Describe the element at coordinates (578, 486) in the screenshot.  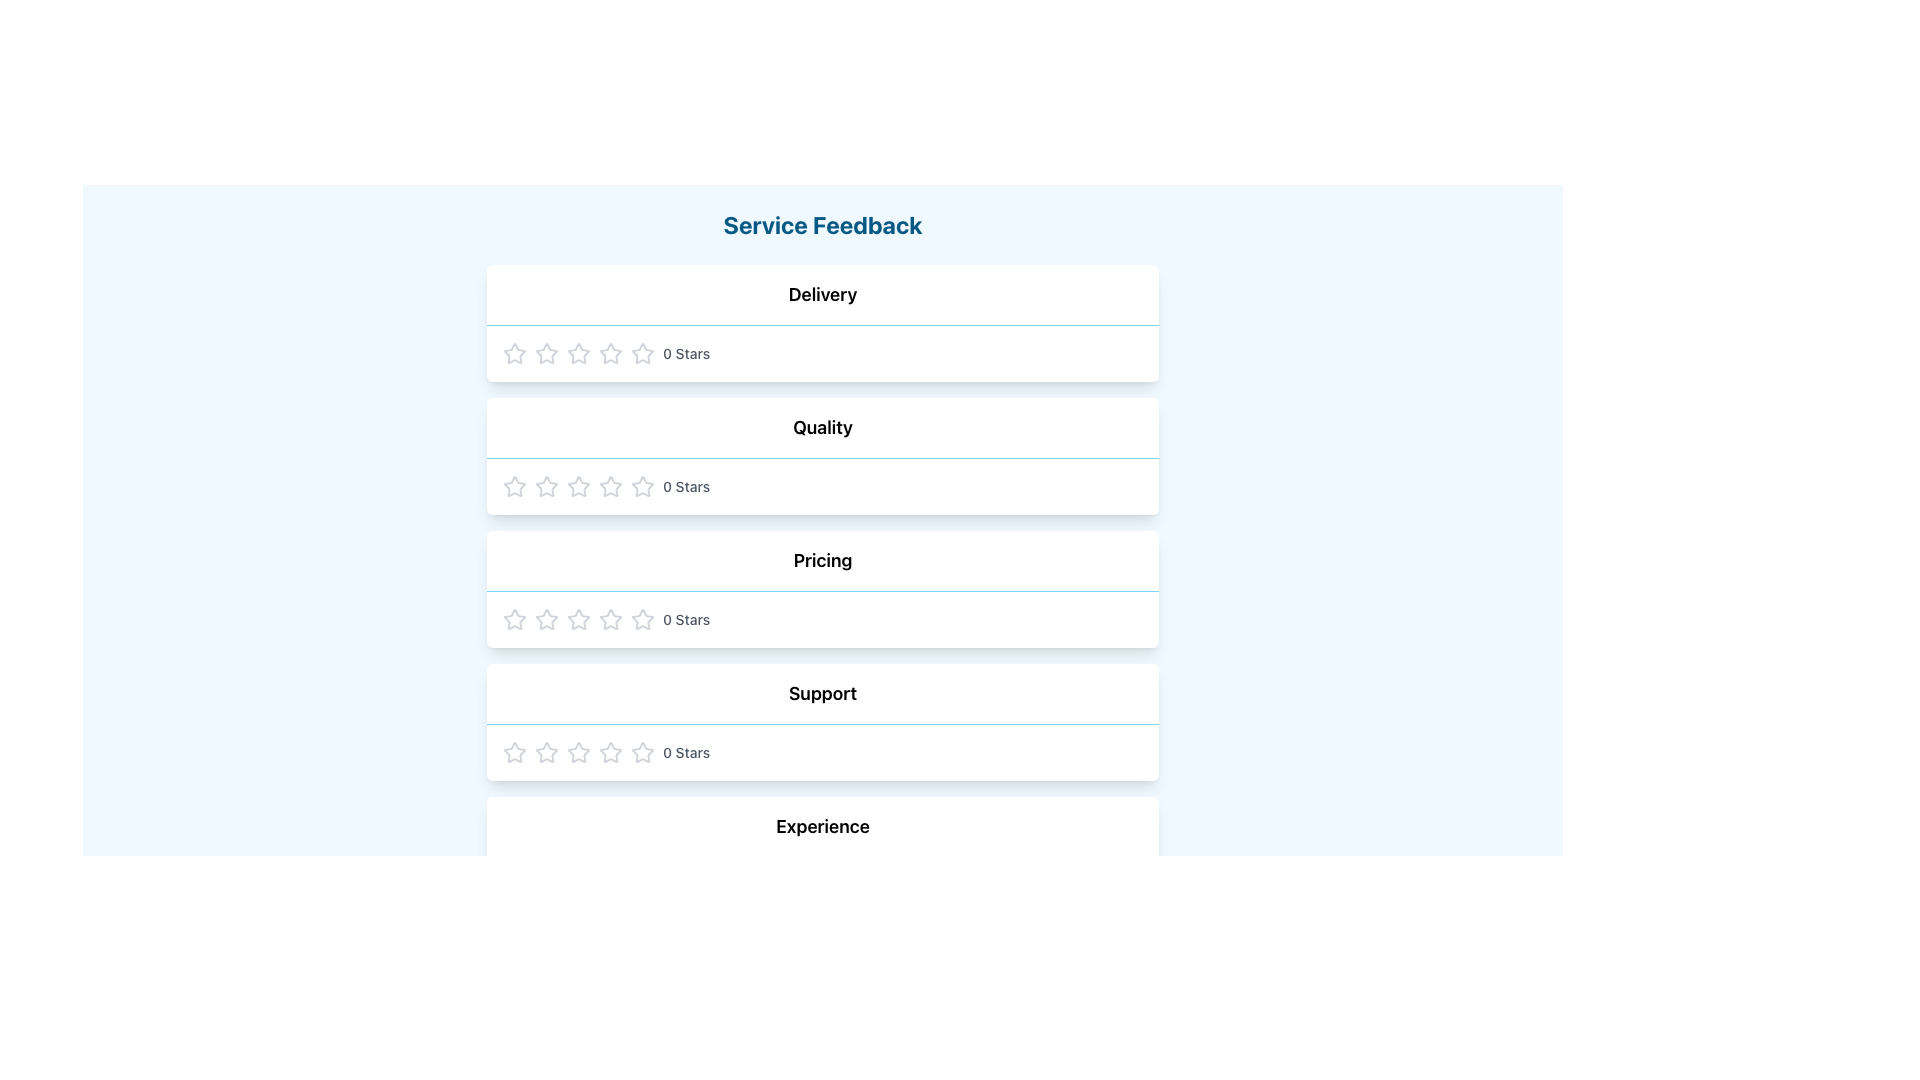
I see `the first star-shaped Rating Star Icon under the 'Quality' category` at that location.